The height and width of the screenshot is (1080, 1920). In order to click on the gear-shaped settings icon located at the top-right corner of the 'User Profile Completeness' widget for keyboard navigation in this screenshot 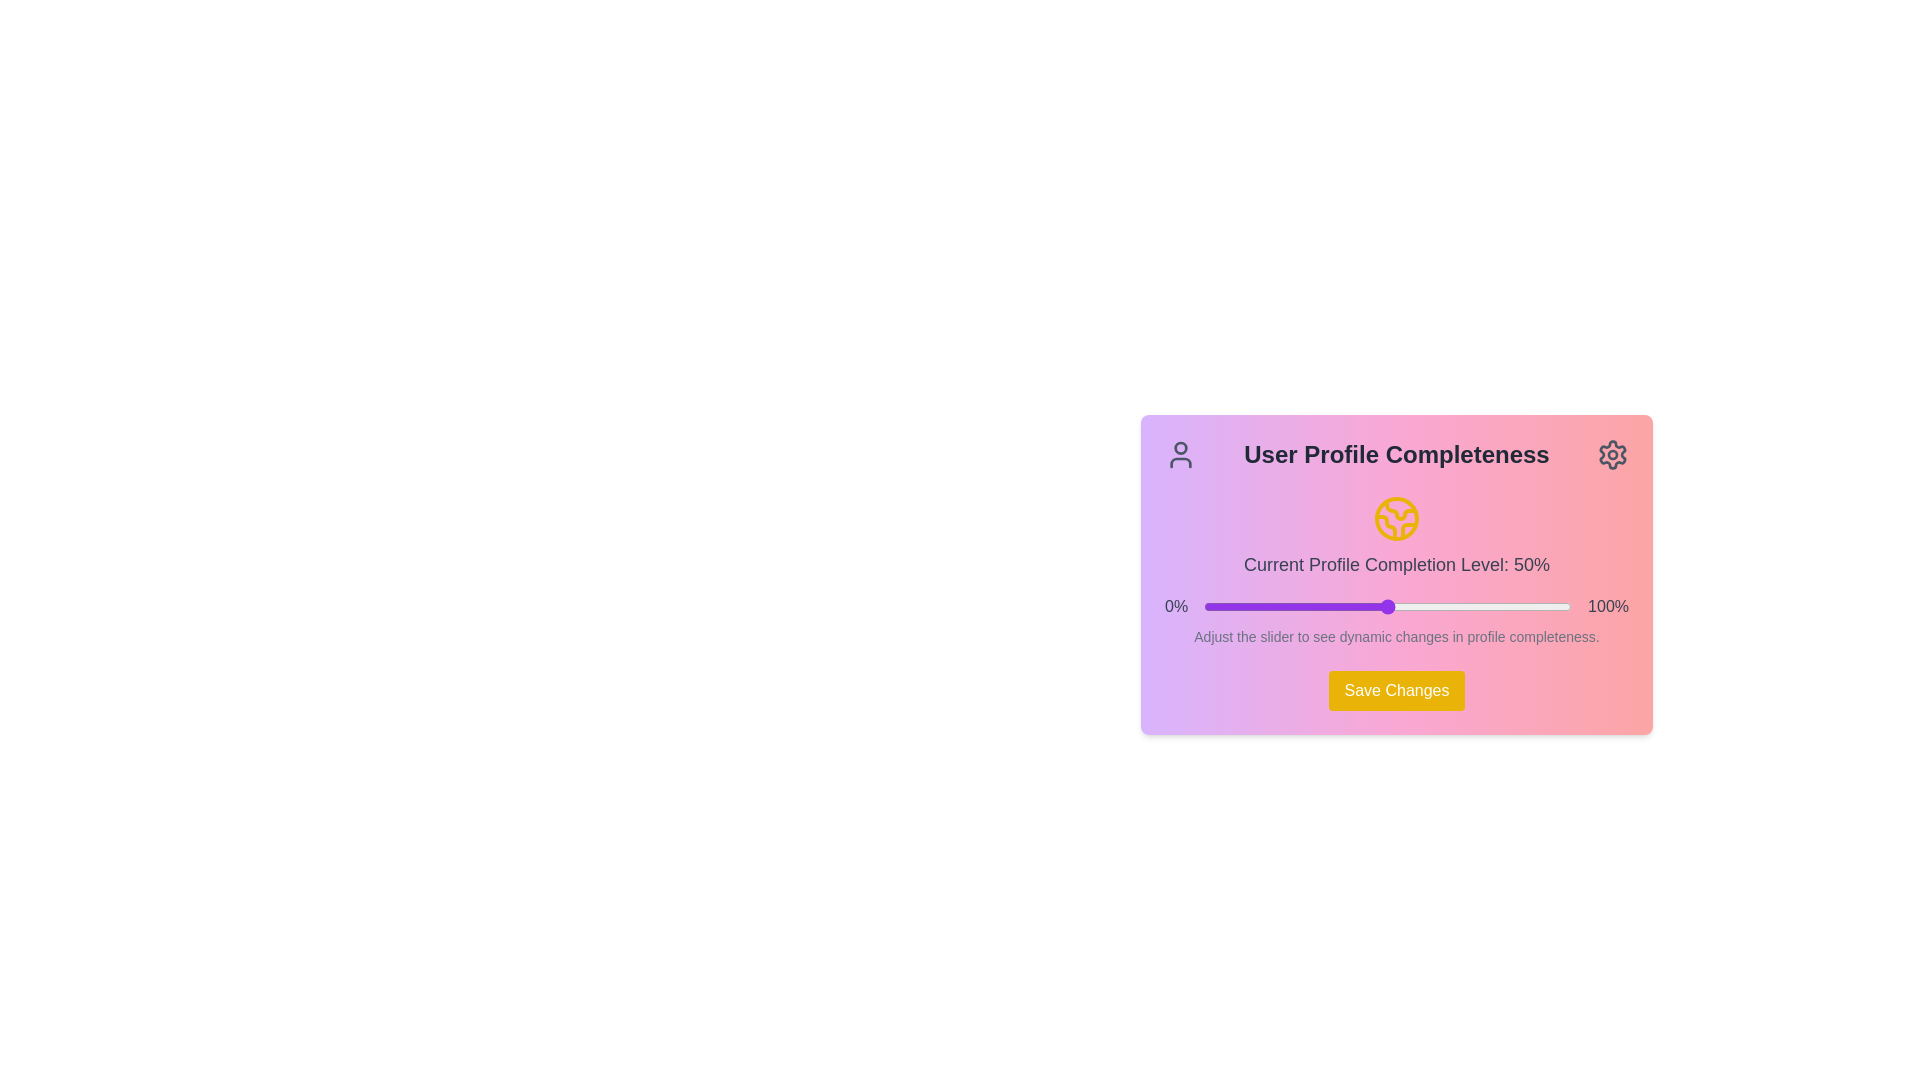, I will do `click(1612, 455)`.